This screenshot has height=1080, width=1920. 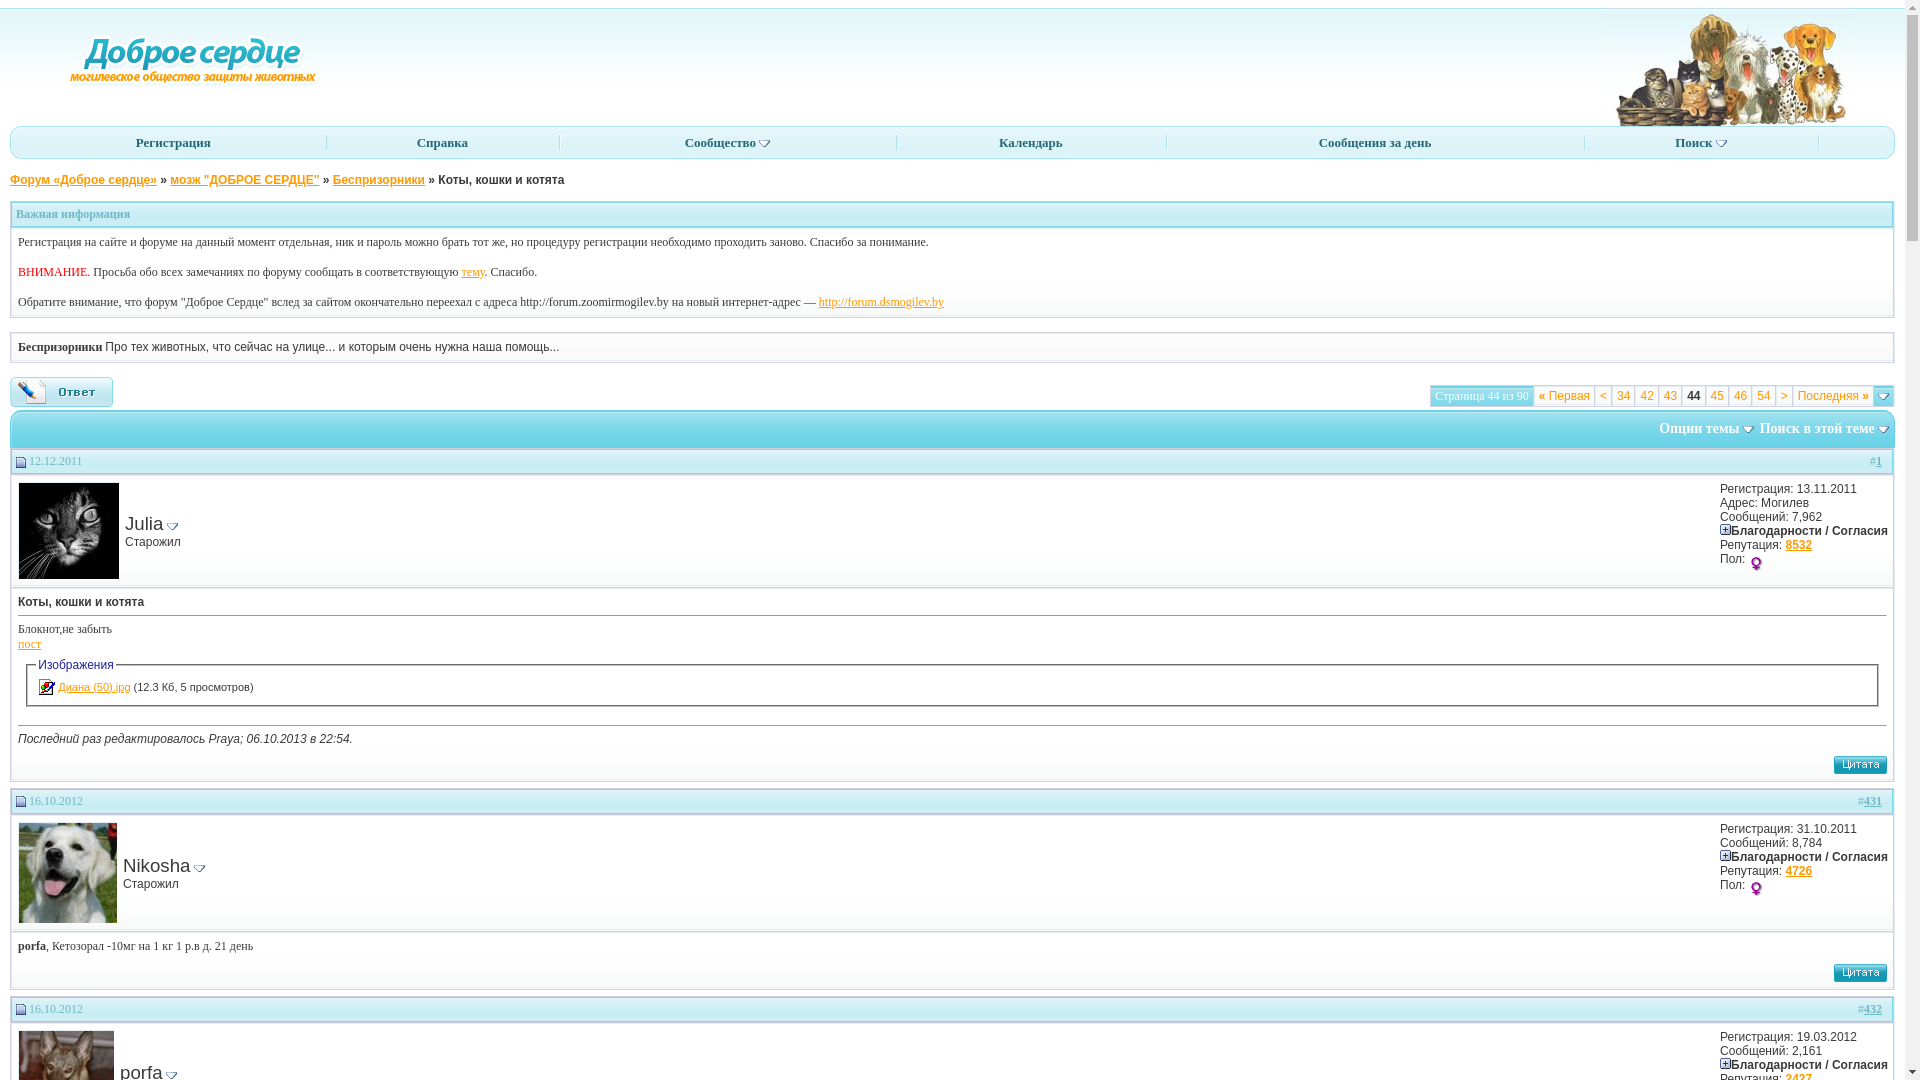 I want to click on 'Nikosha', so click(x=155, y=864).